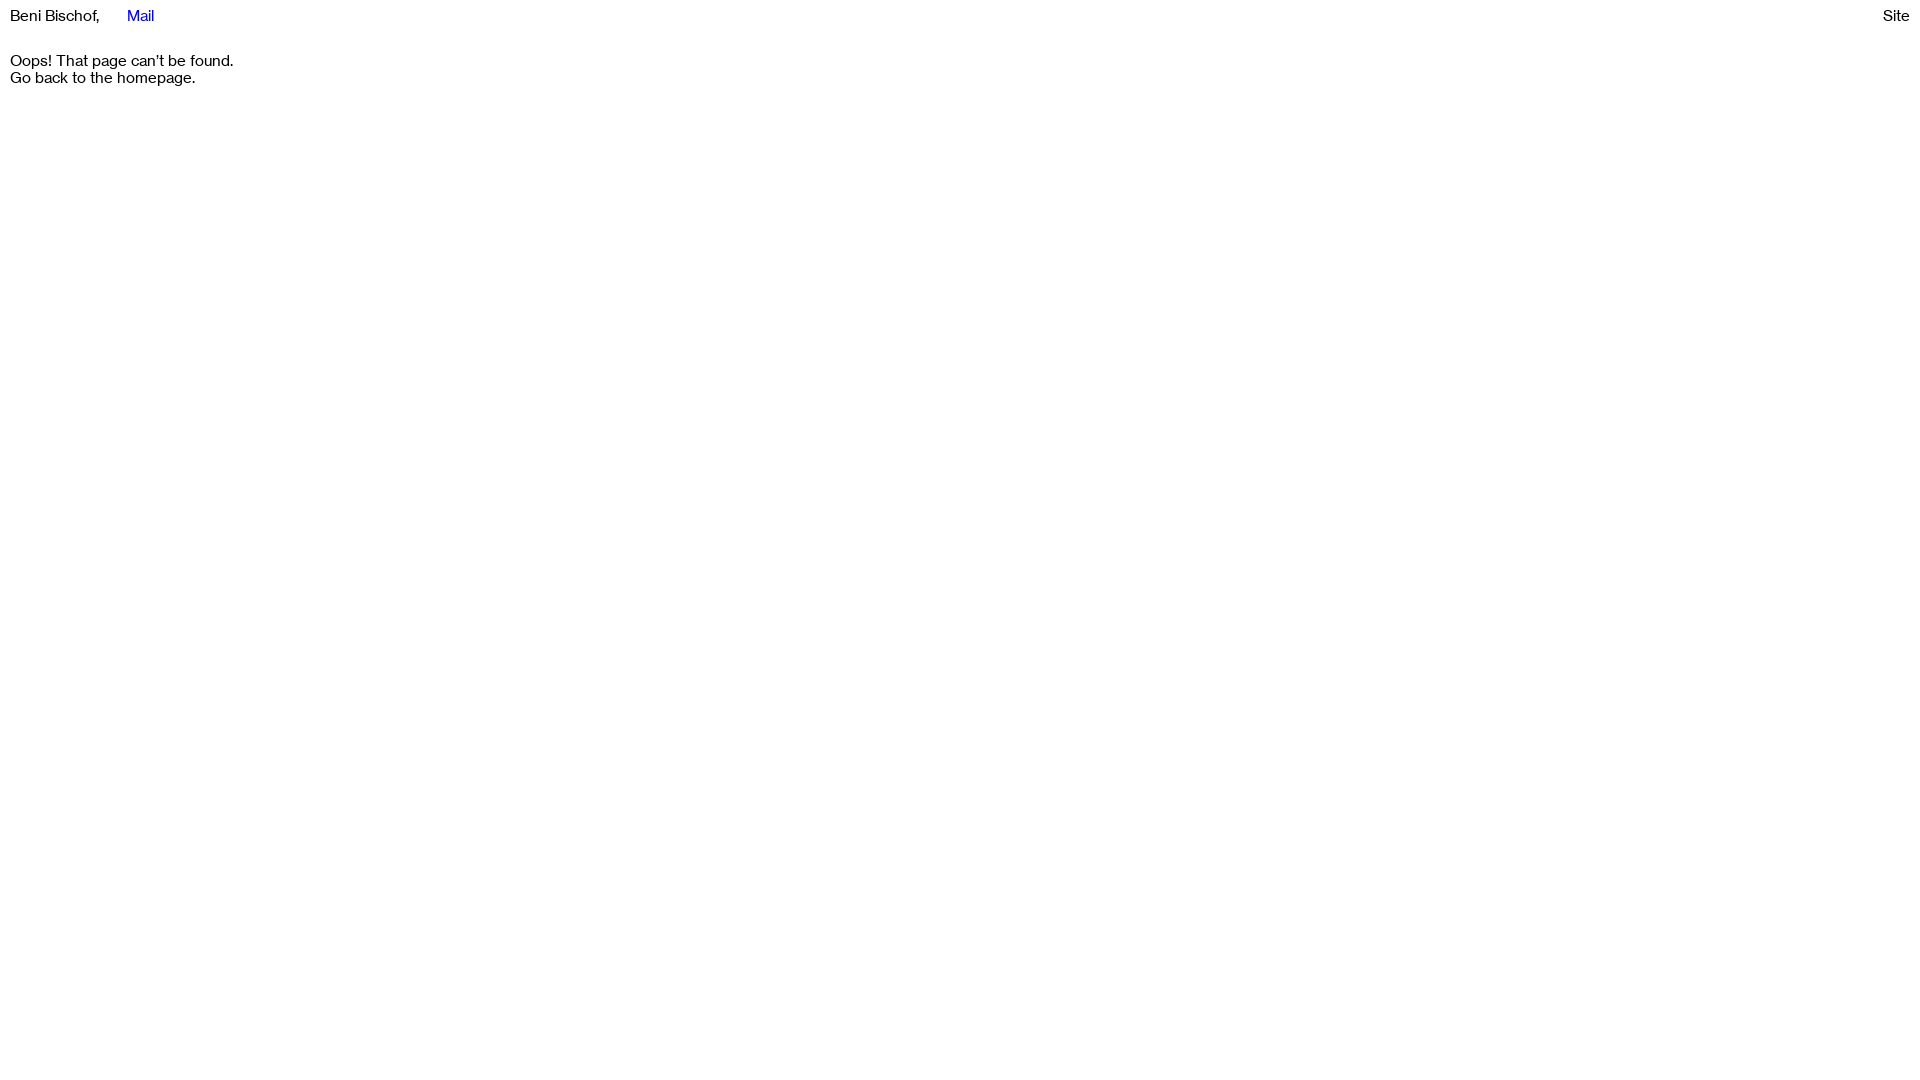 The image size is (1920, 1080). What do you see at coordinates (153, 76) in the screenshot?
I see `'homepage'` at bounding box center [153, 76].